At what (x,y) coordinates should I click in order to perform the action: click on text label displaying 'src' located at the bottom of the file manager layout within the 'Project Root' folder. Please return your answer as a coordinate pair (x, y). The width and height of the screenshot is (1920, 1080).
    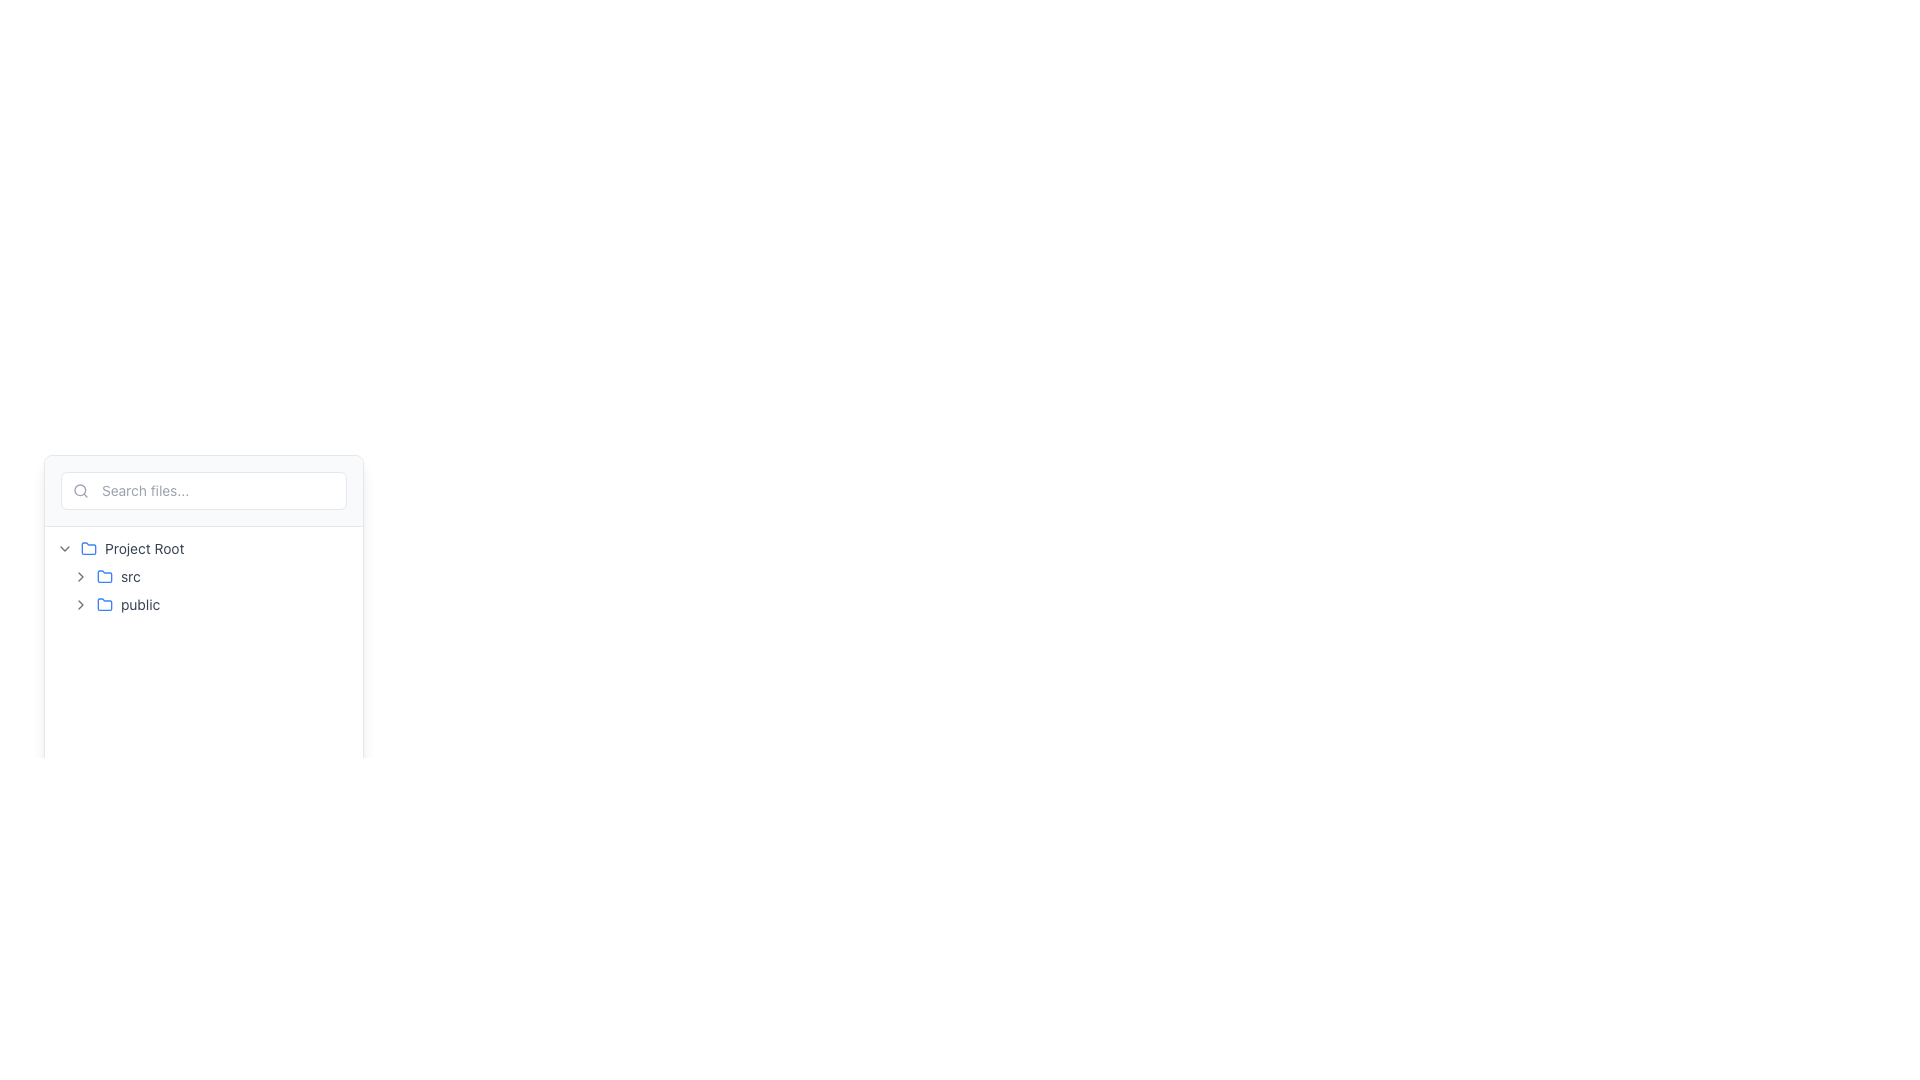
    Looking at the image, I should click on (129, 577).